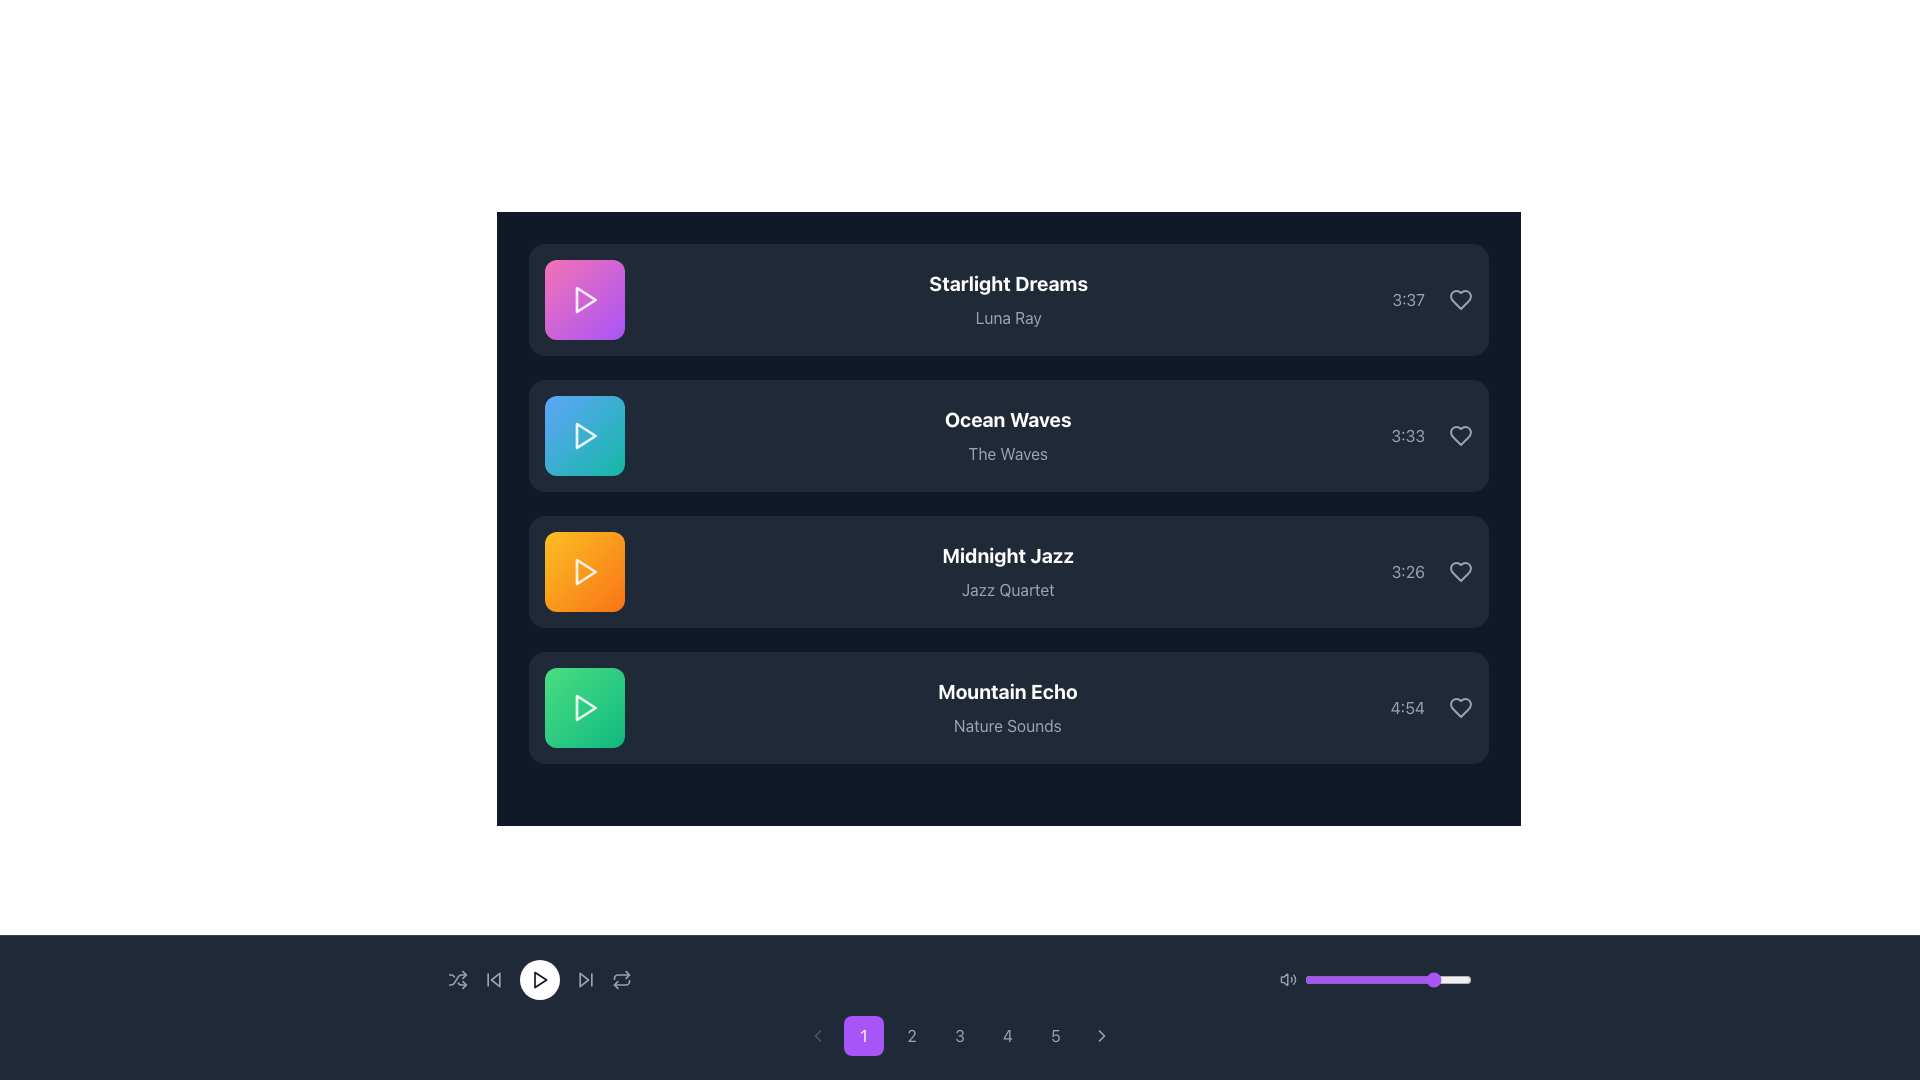 The image size is (1920, 1080). What do you see at coordinates (1460, 571) in the screenshot?
I see `the heart-shaped icon to trigger the color change effect from gray to pink` at bounding box center [1460, 571].